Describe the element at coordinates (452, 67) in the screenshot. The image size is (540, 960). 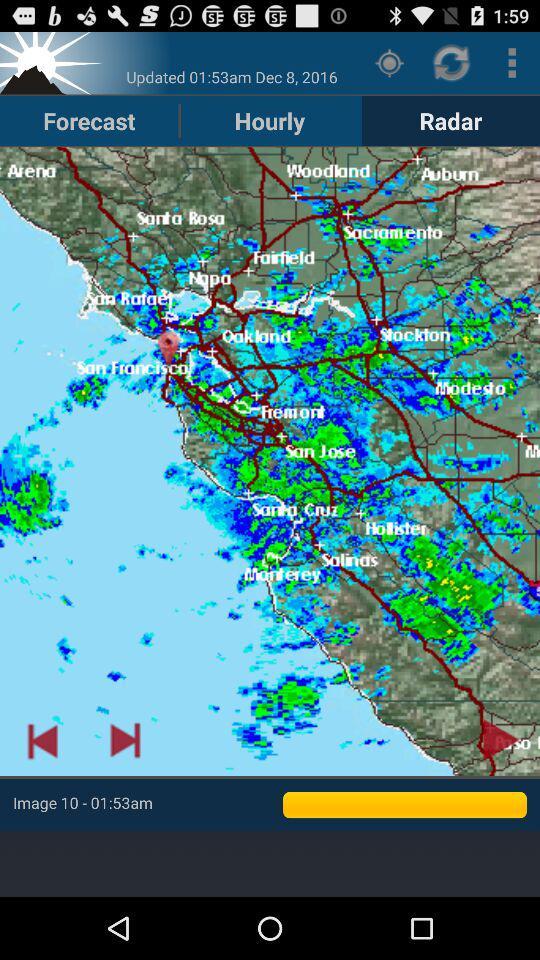
I see `the refresh icon` at that location.